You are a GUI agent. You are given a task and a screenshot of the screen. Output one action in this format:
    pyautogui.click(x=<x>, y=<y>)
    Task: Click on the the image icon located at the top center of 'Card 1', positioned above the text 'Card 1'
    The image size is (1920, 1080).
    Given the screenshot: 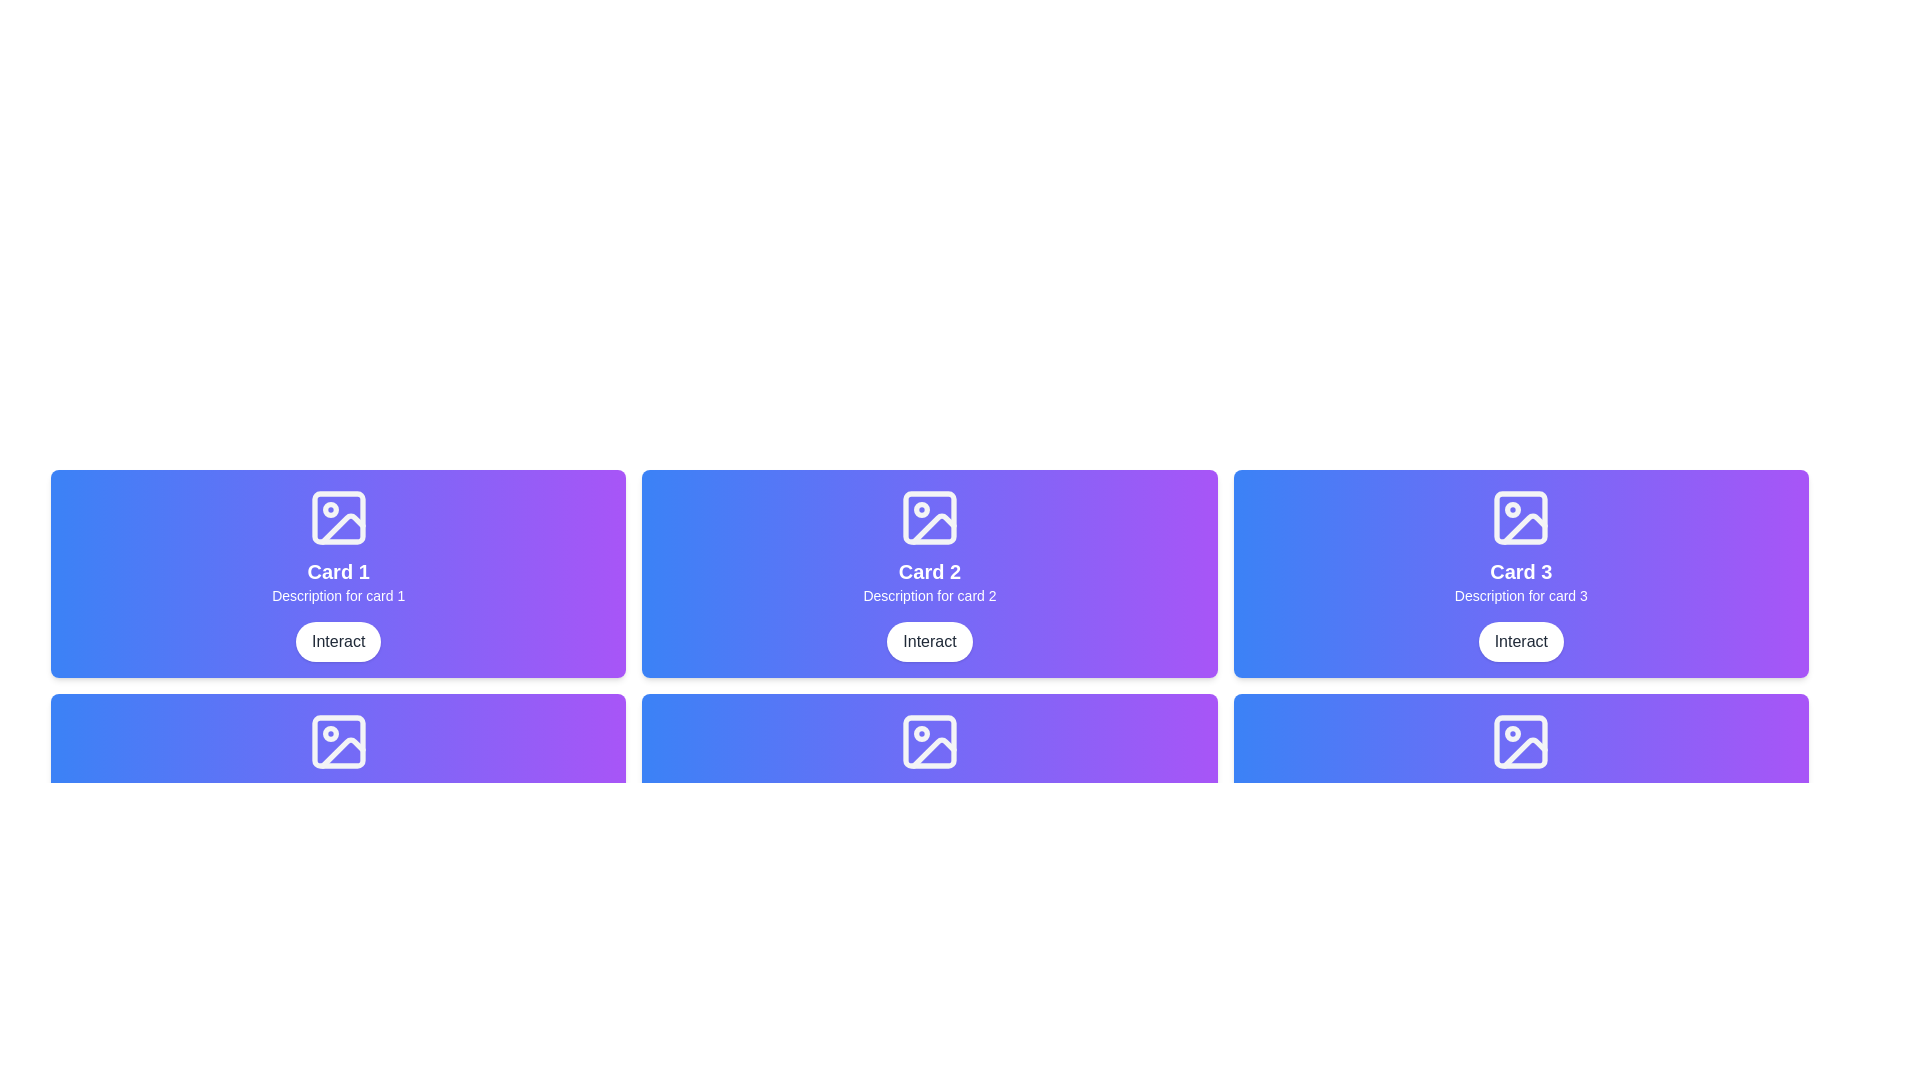 What is the action you would take?
    pyautogui.click(x=338, y=516)
    